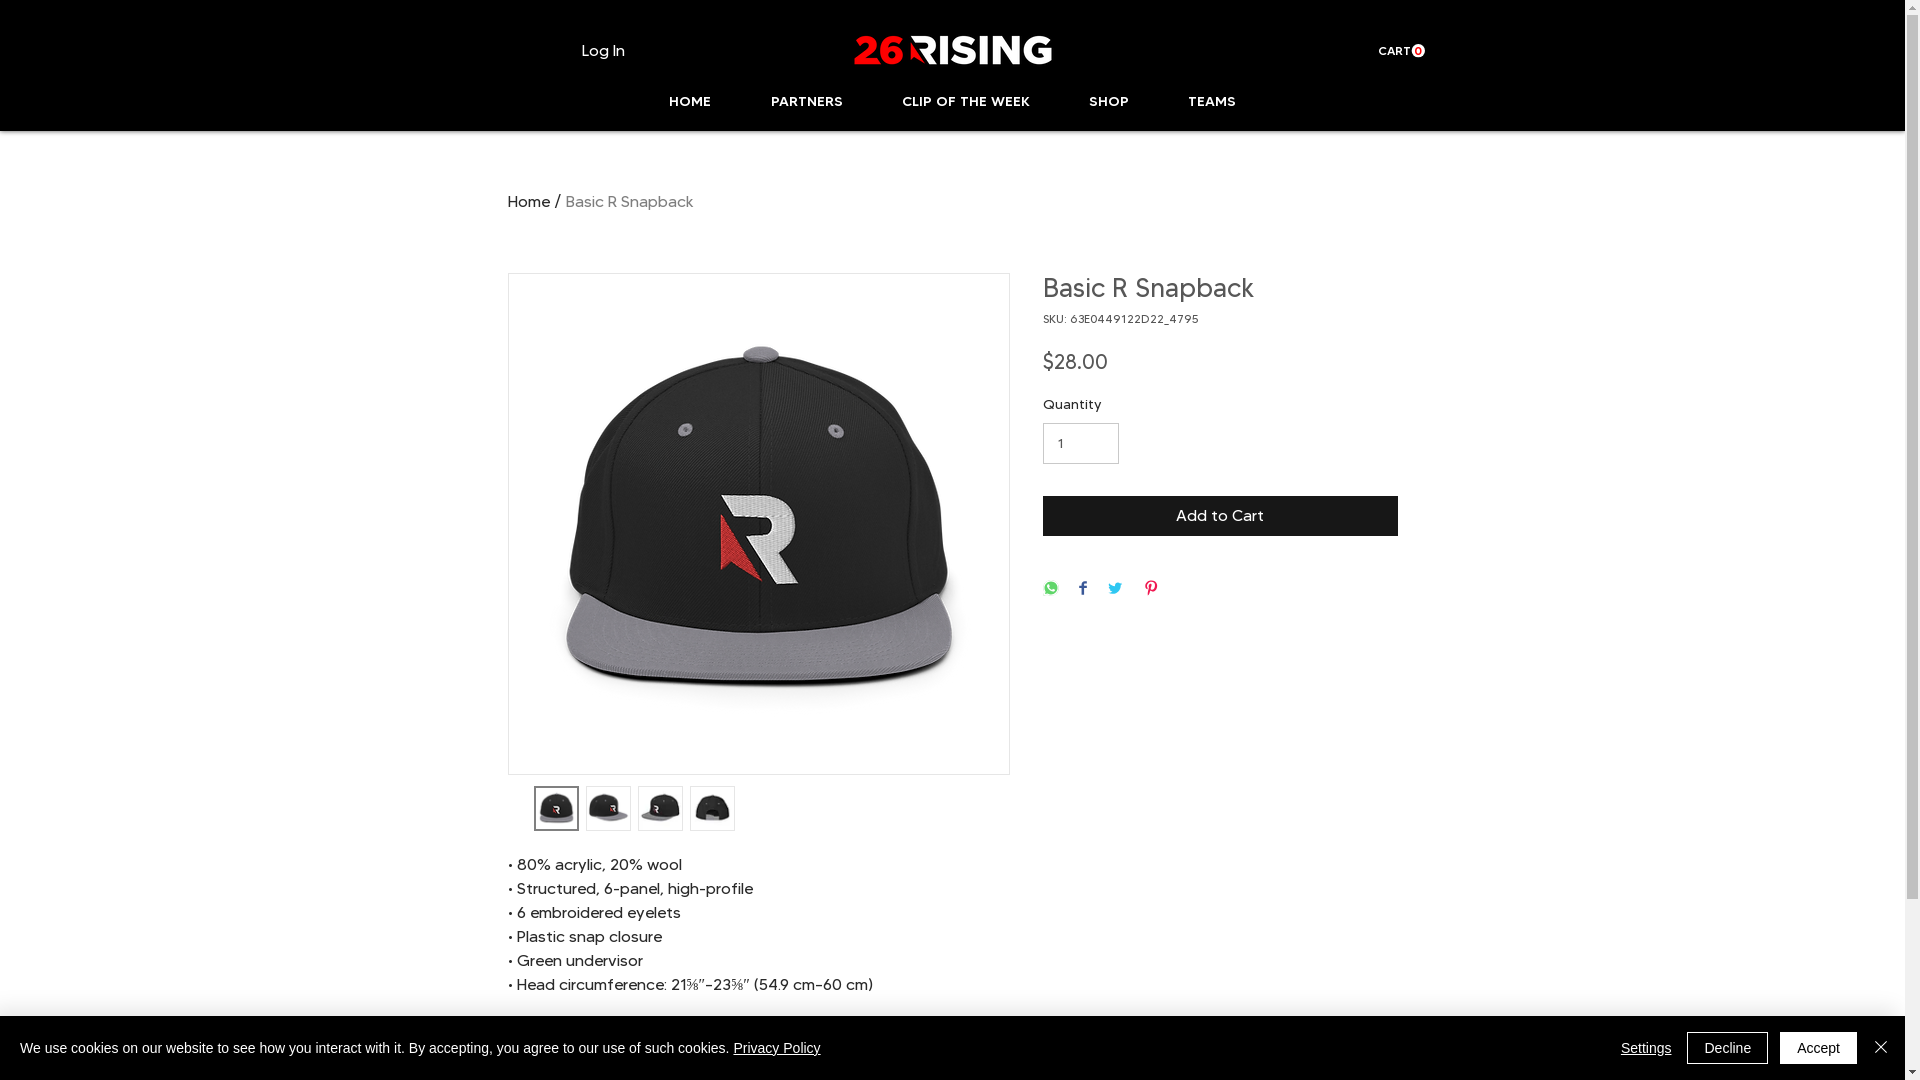 The image size is (1920, 1080). Describe the element at coordinates (775, 1047) in the screenshot. I see `'Privacy Policy'` at that location.